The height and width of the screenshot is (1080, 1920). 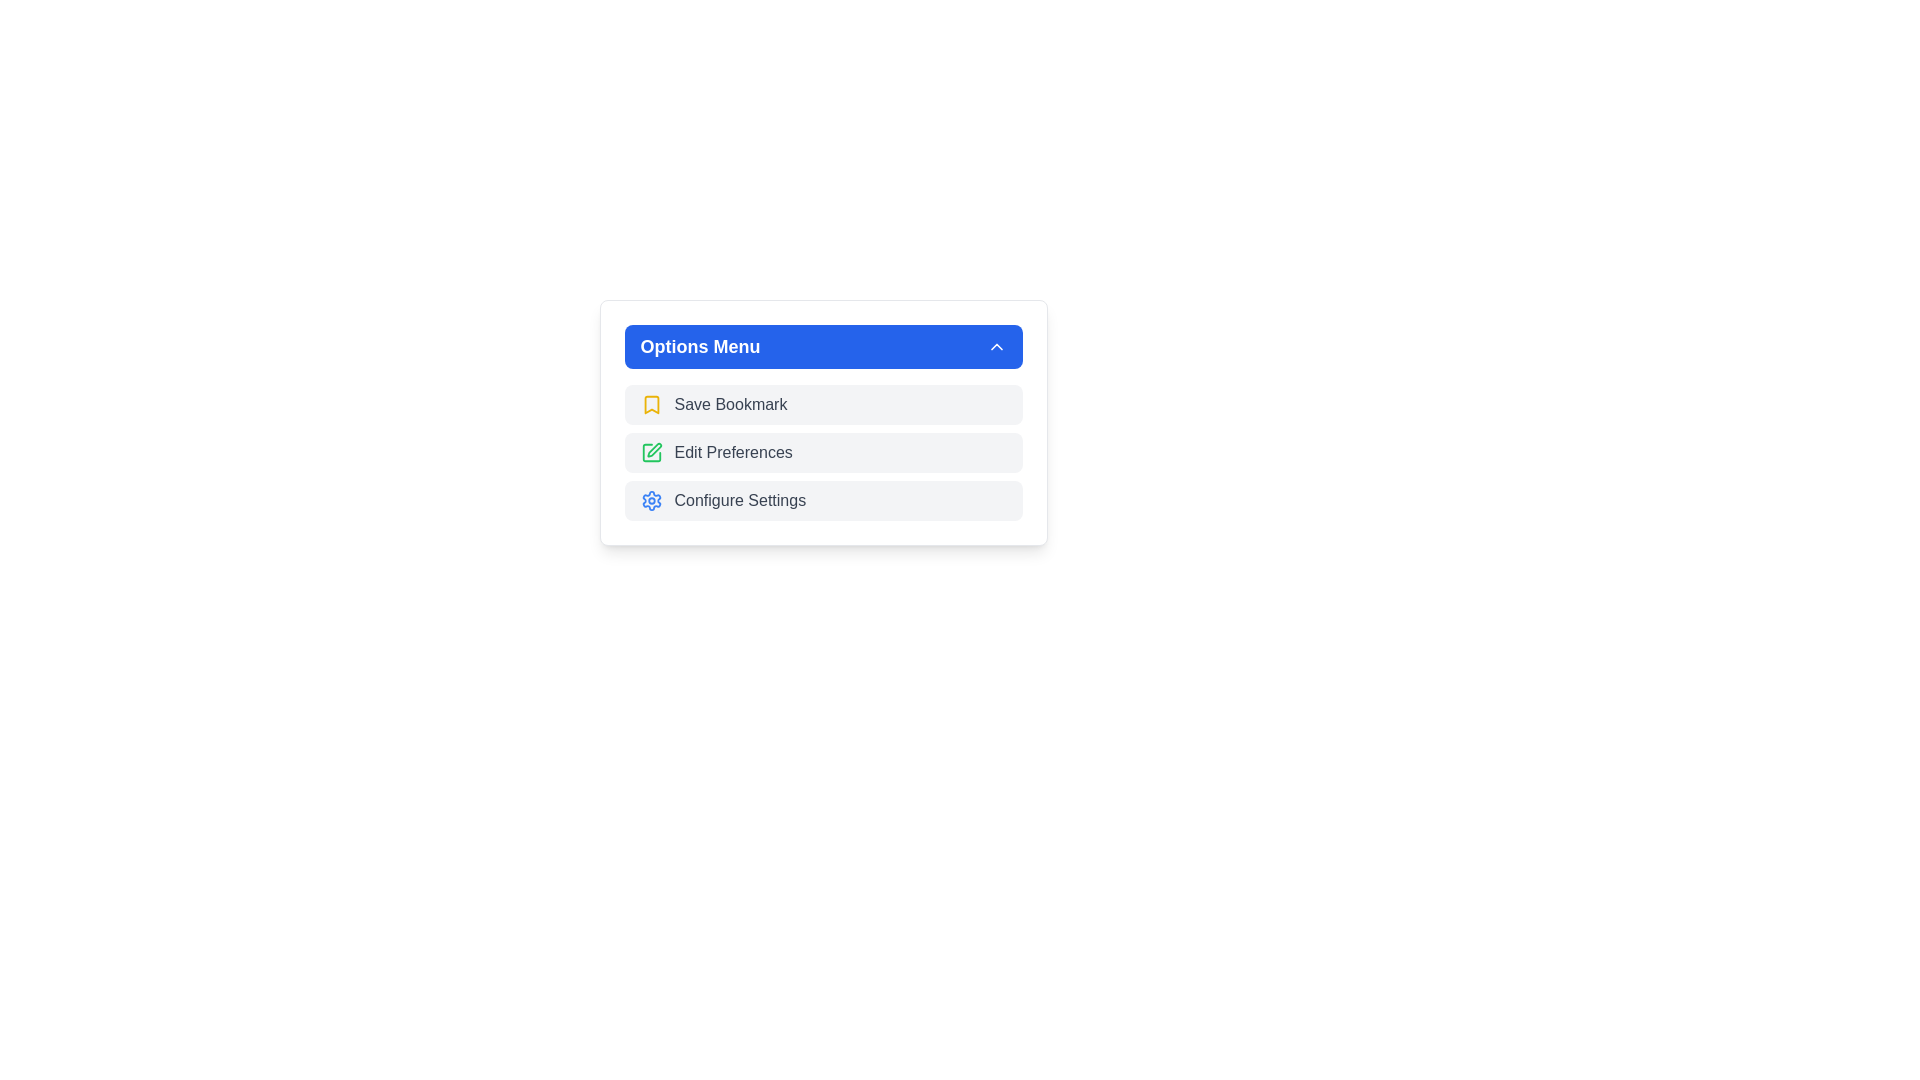 What do you see at coordinates (651, 405) in the screenshot?
I see `the yellow bookmark icon located to the left of the 'Save Bookmark' text in the vertical menu for any visual cues` at bounding box center [651, 405].